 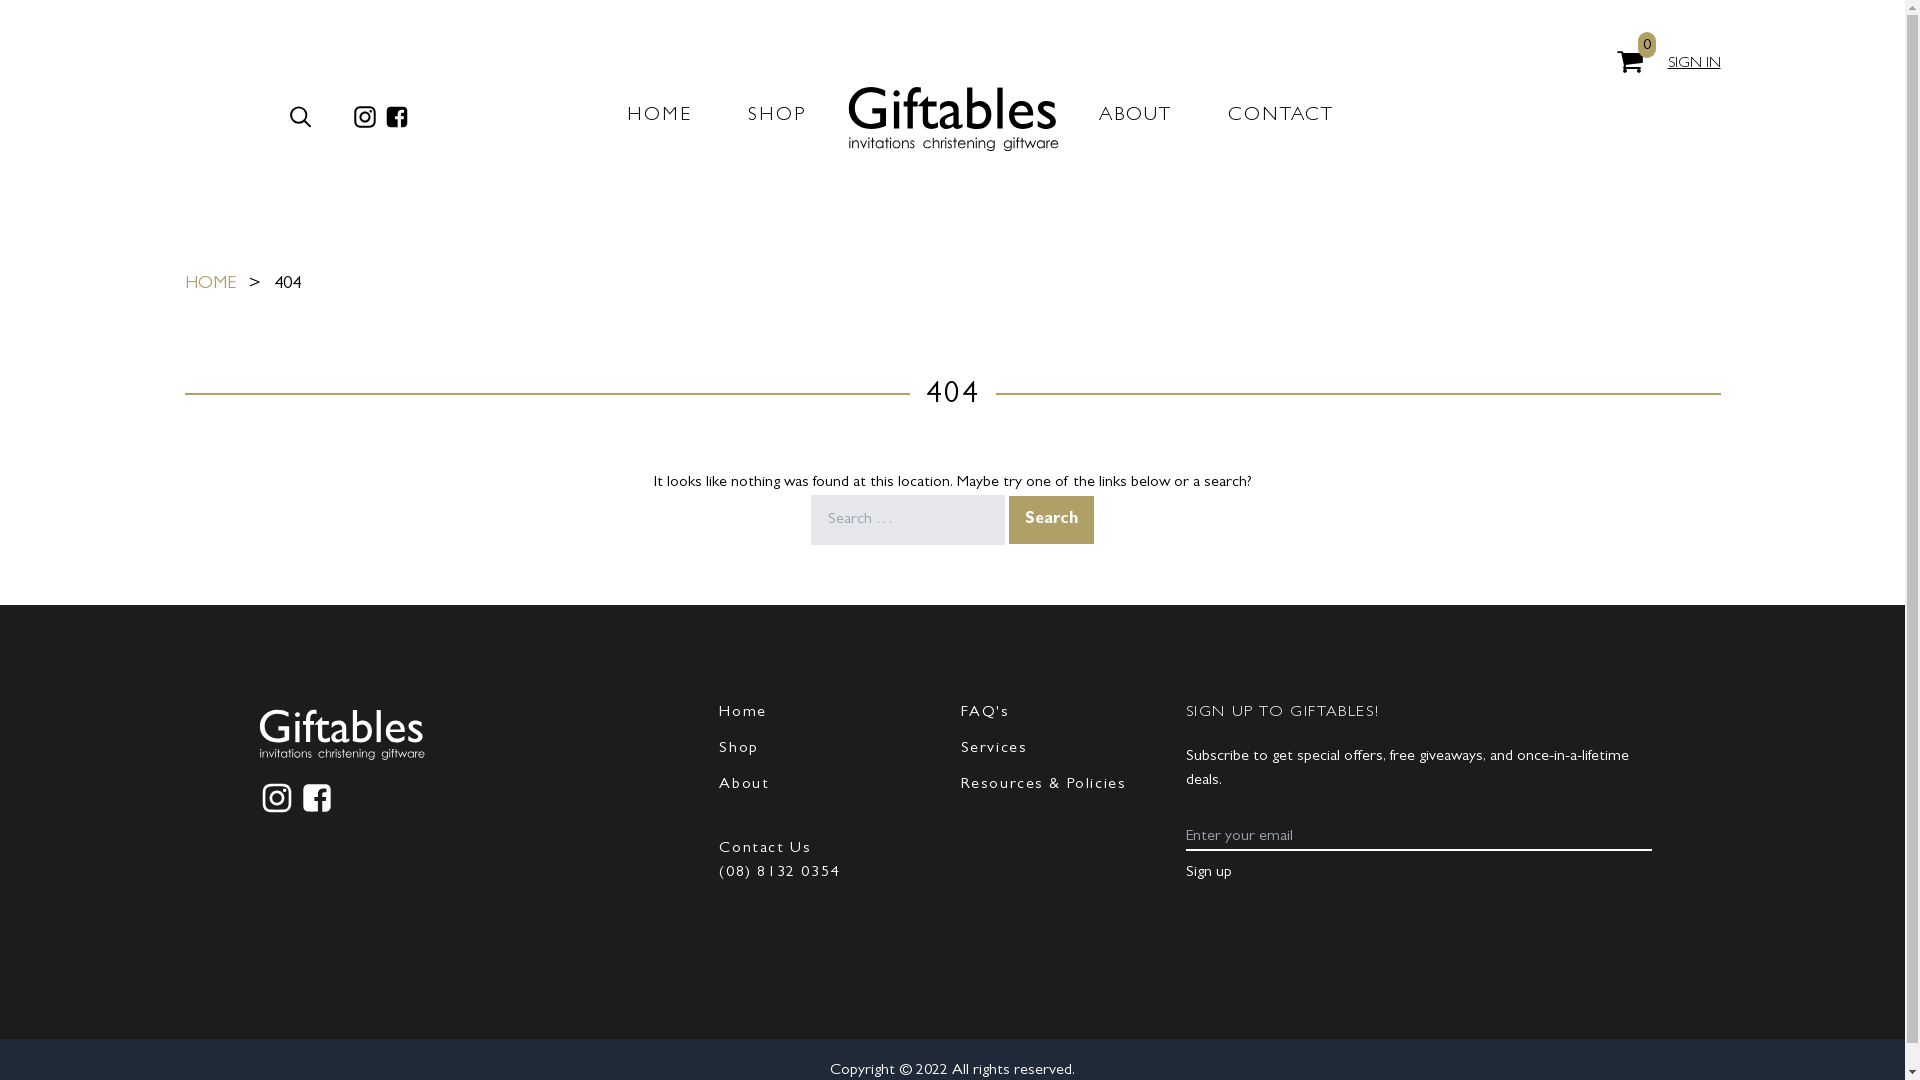 I want to click on 'Services', so click(x=960, y=748).